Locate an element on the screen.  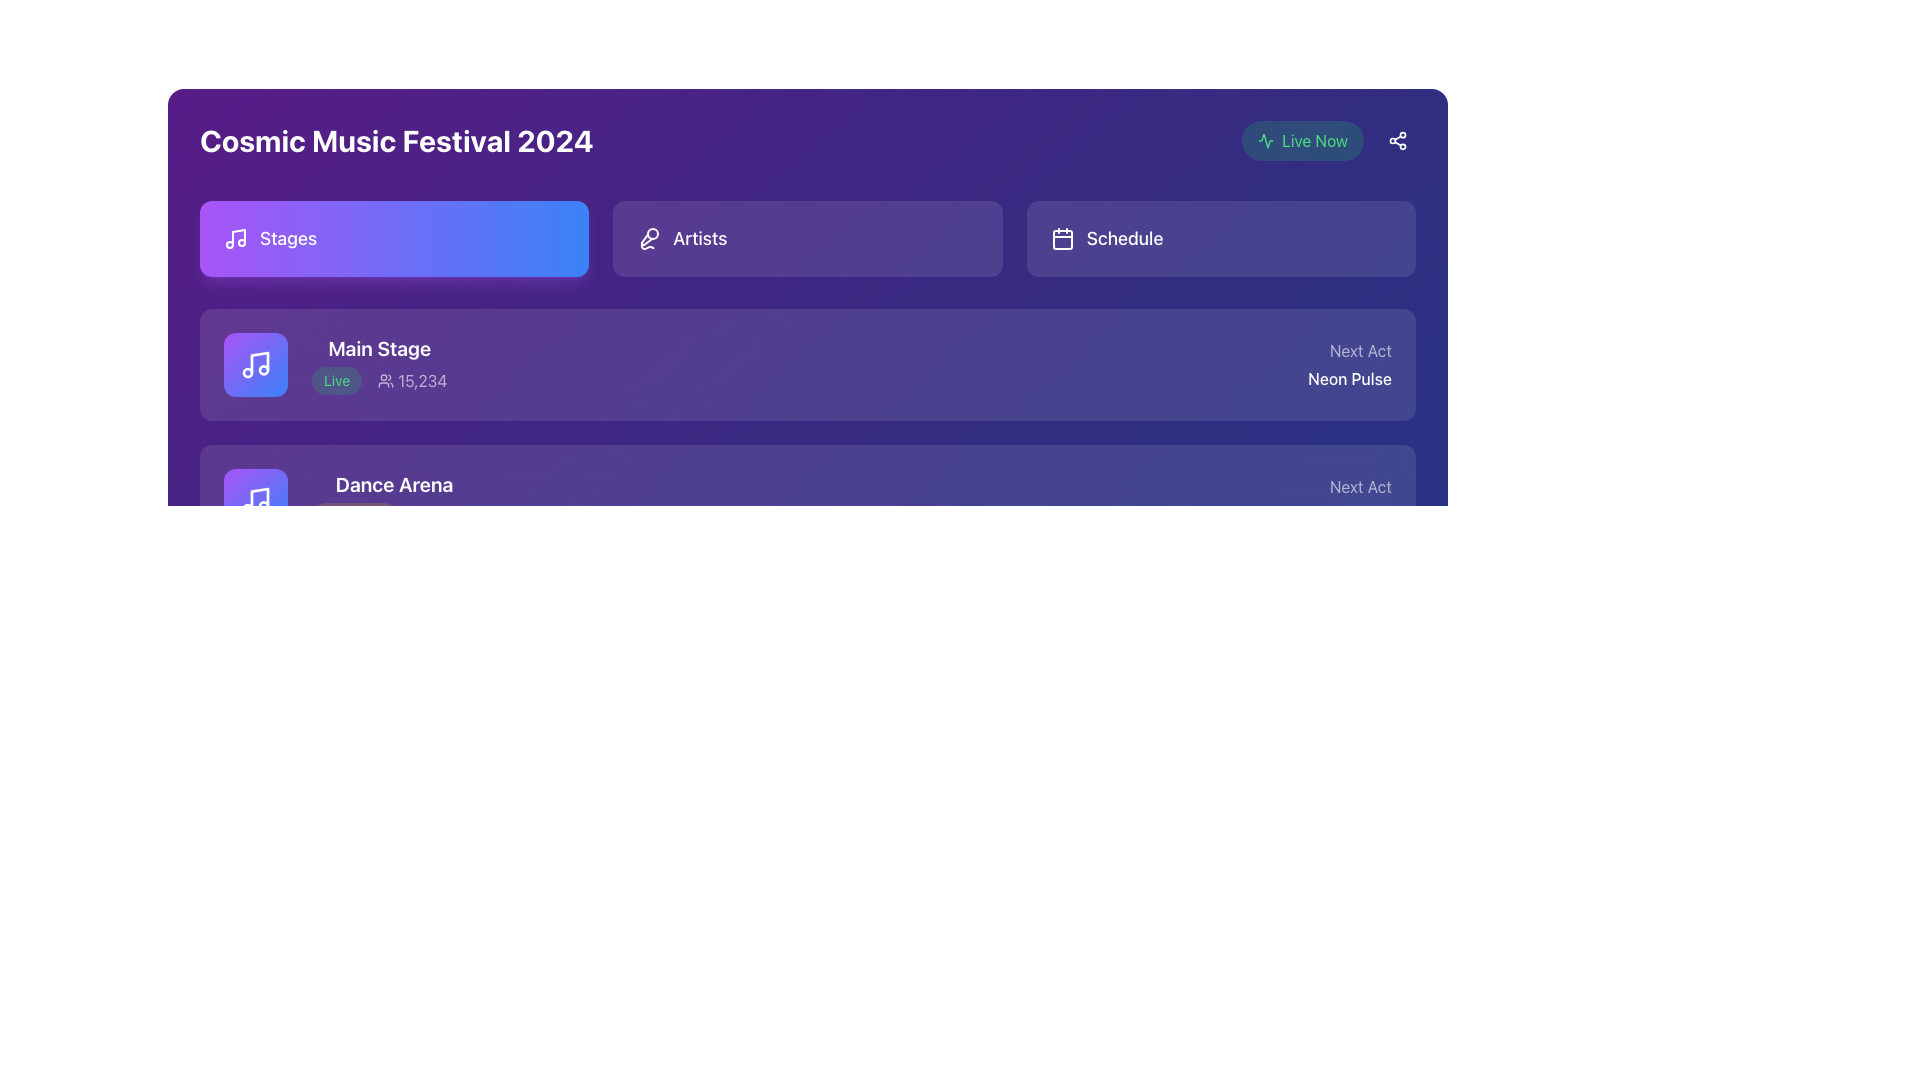
the microphone icon with white strokes inside a circle, located to the left of the 'Artists' text in the horizontal row of options near the top of the interface is located at coordinates (649, 238).